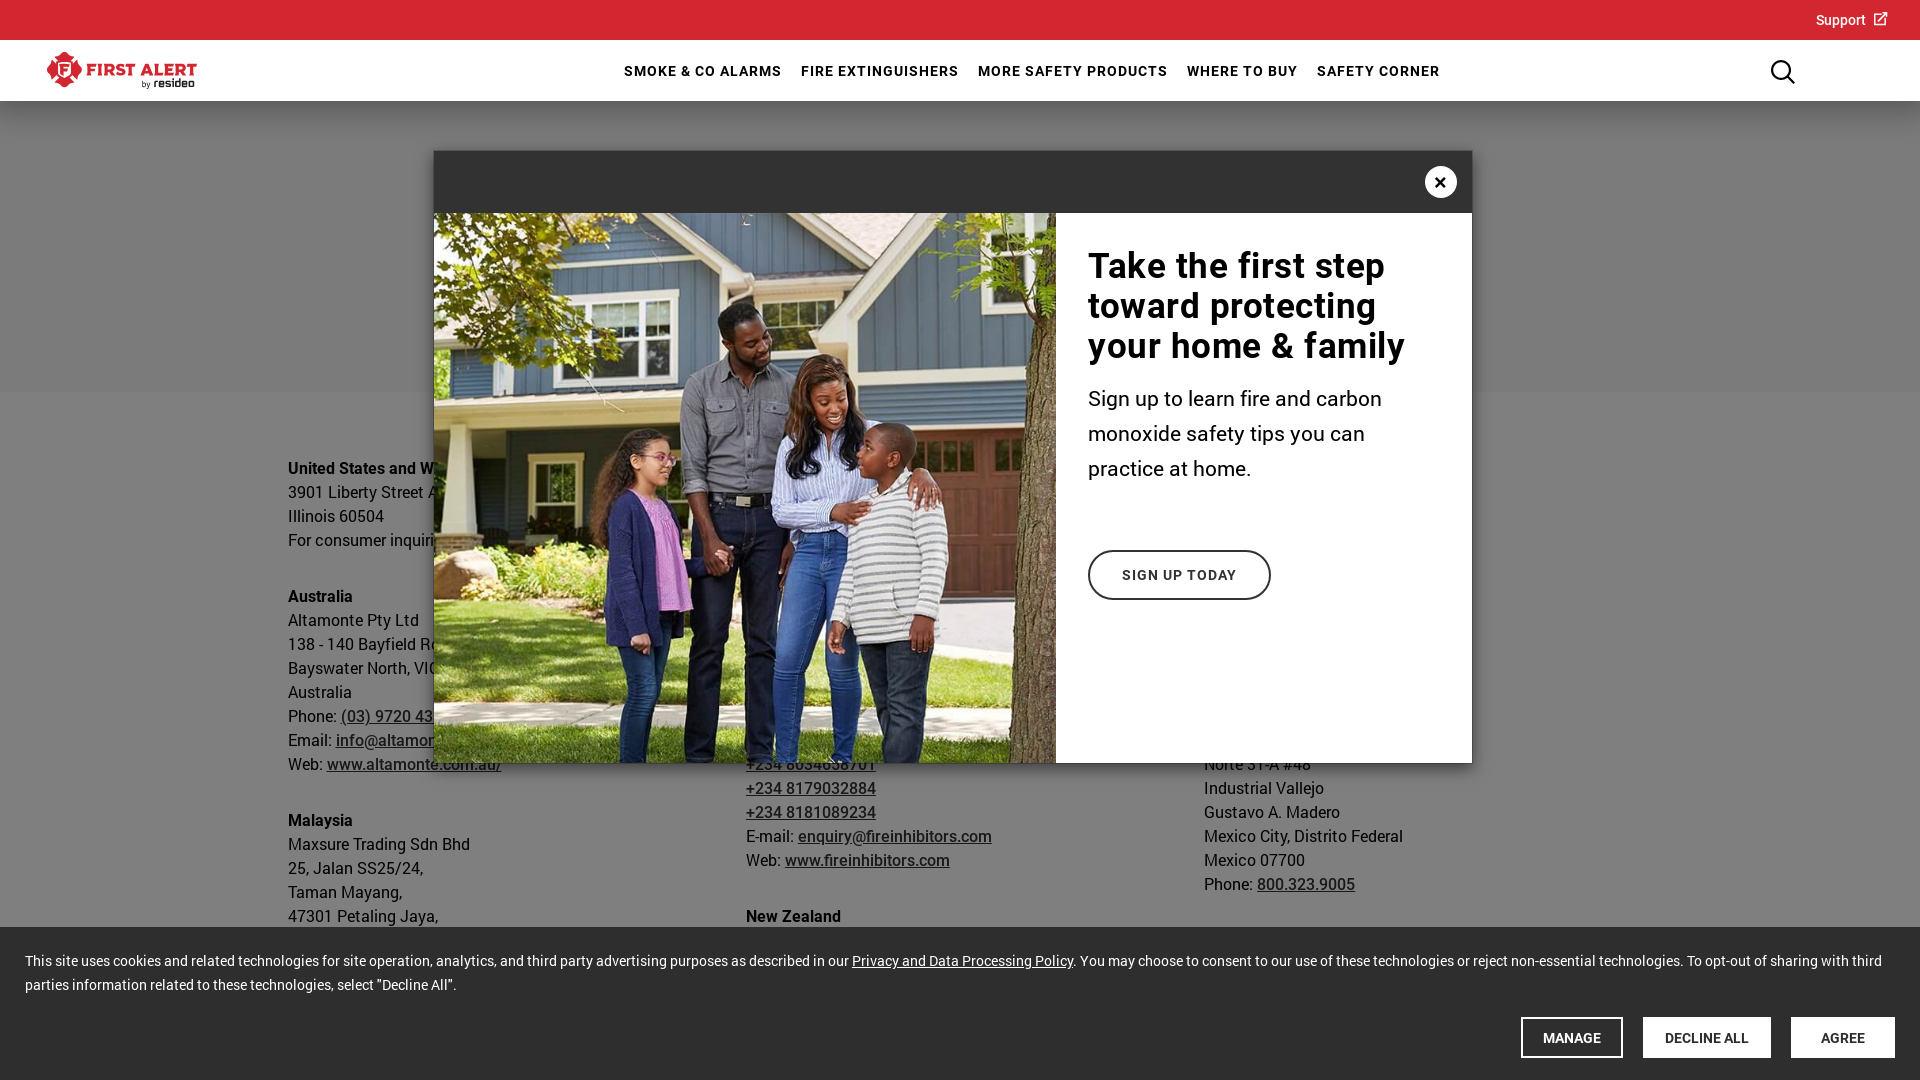 Image resolution: width=1920 pixels, height=1080 pixels. Describe the element at coordinates (120, 69) in the screenshot. I see `'Home'` at that location.